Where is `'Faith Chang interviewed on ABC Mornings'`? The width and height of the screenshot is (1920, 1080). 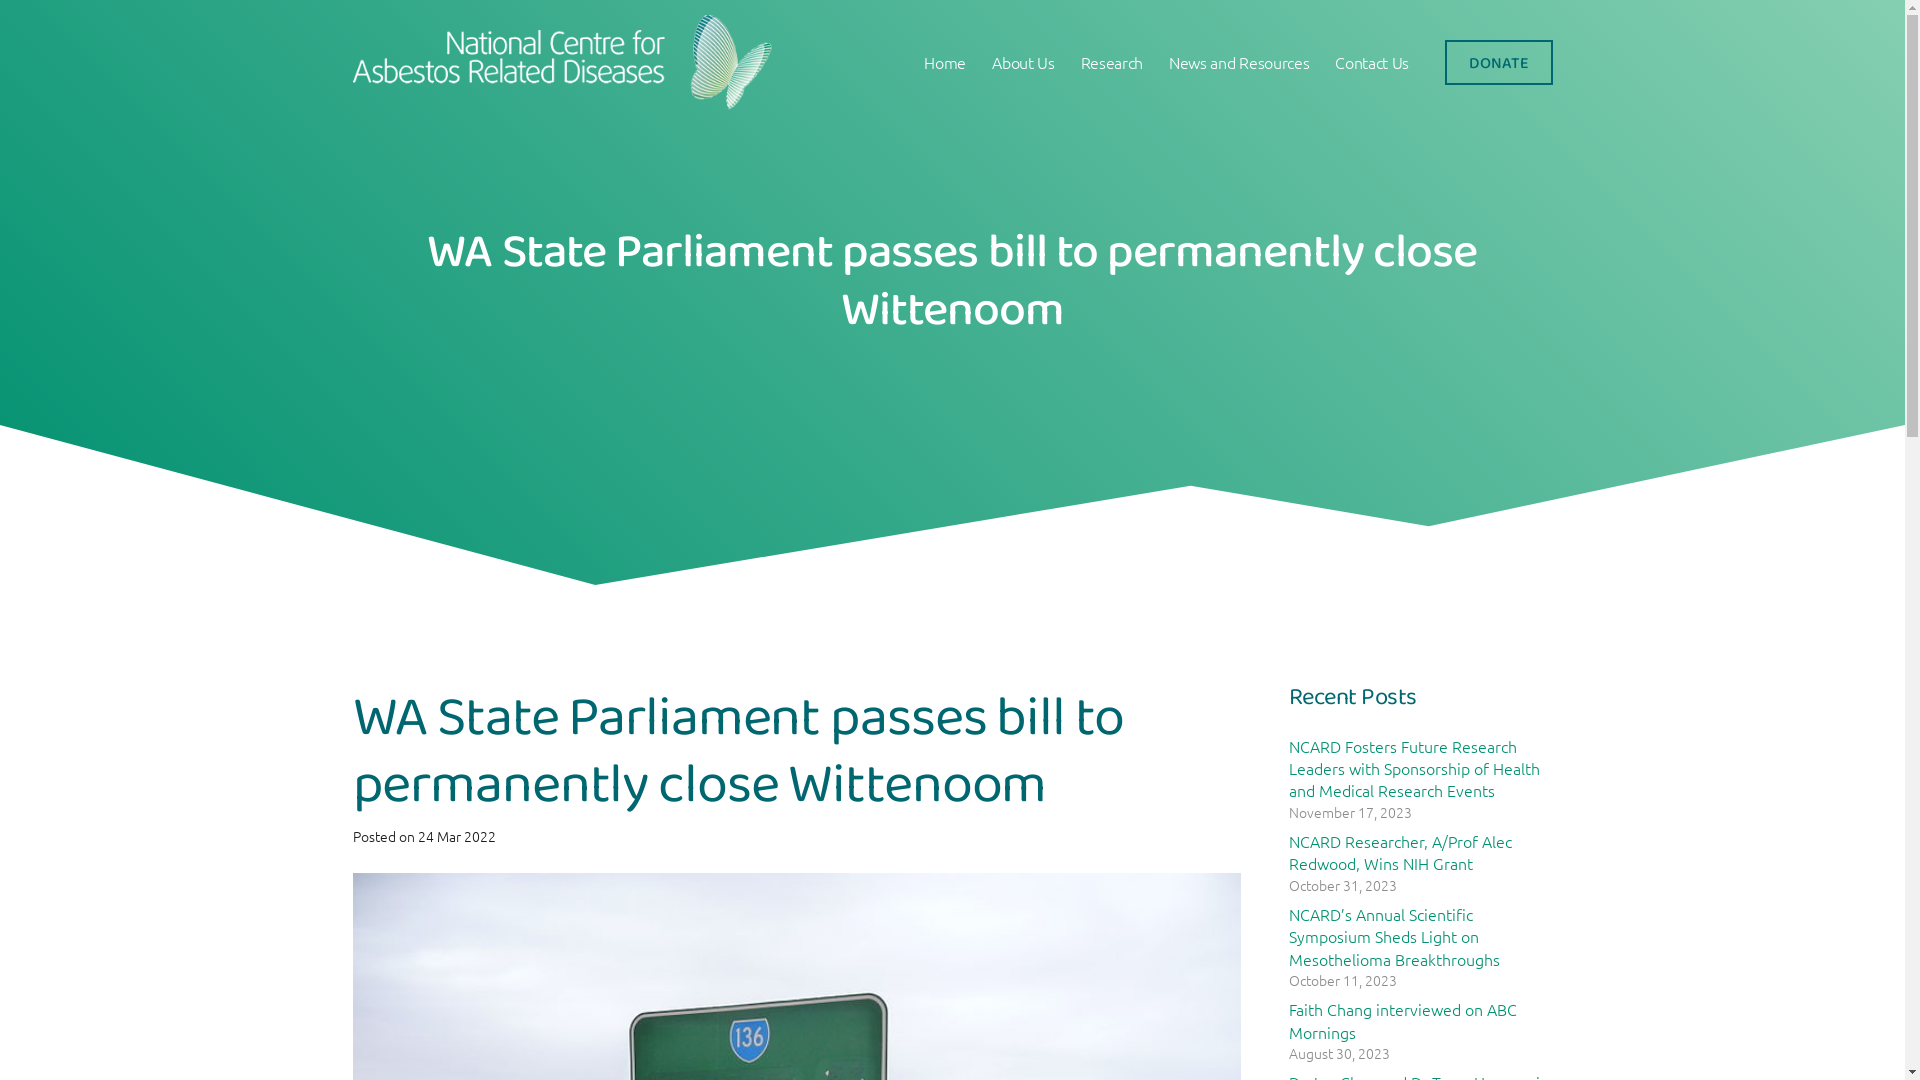
'Faith Chang interviewed on ABC Mornings' is located at coordinates (1287, 1019).